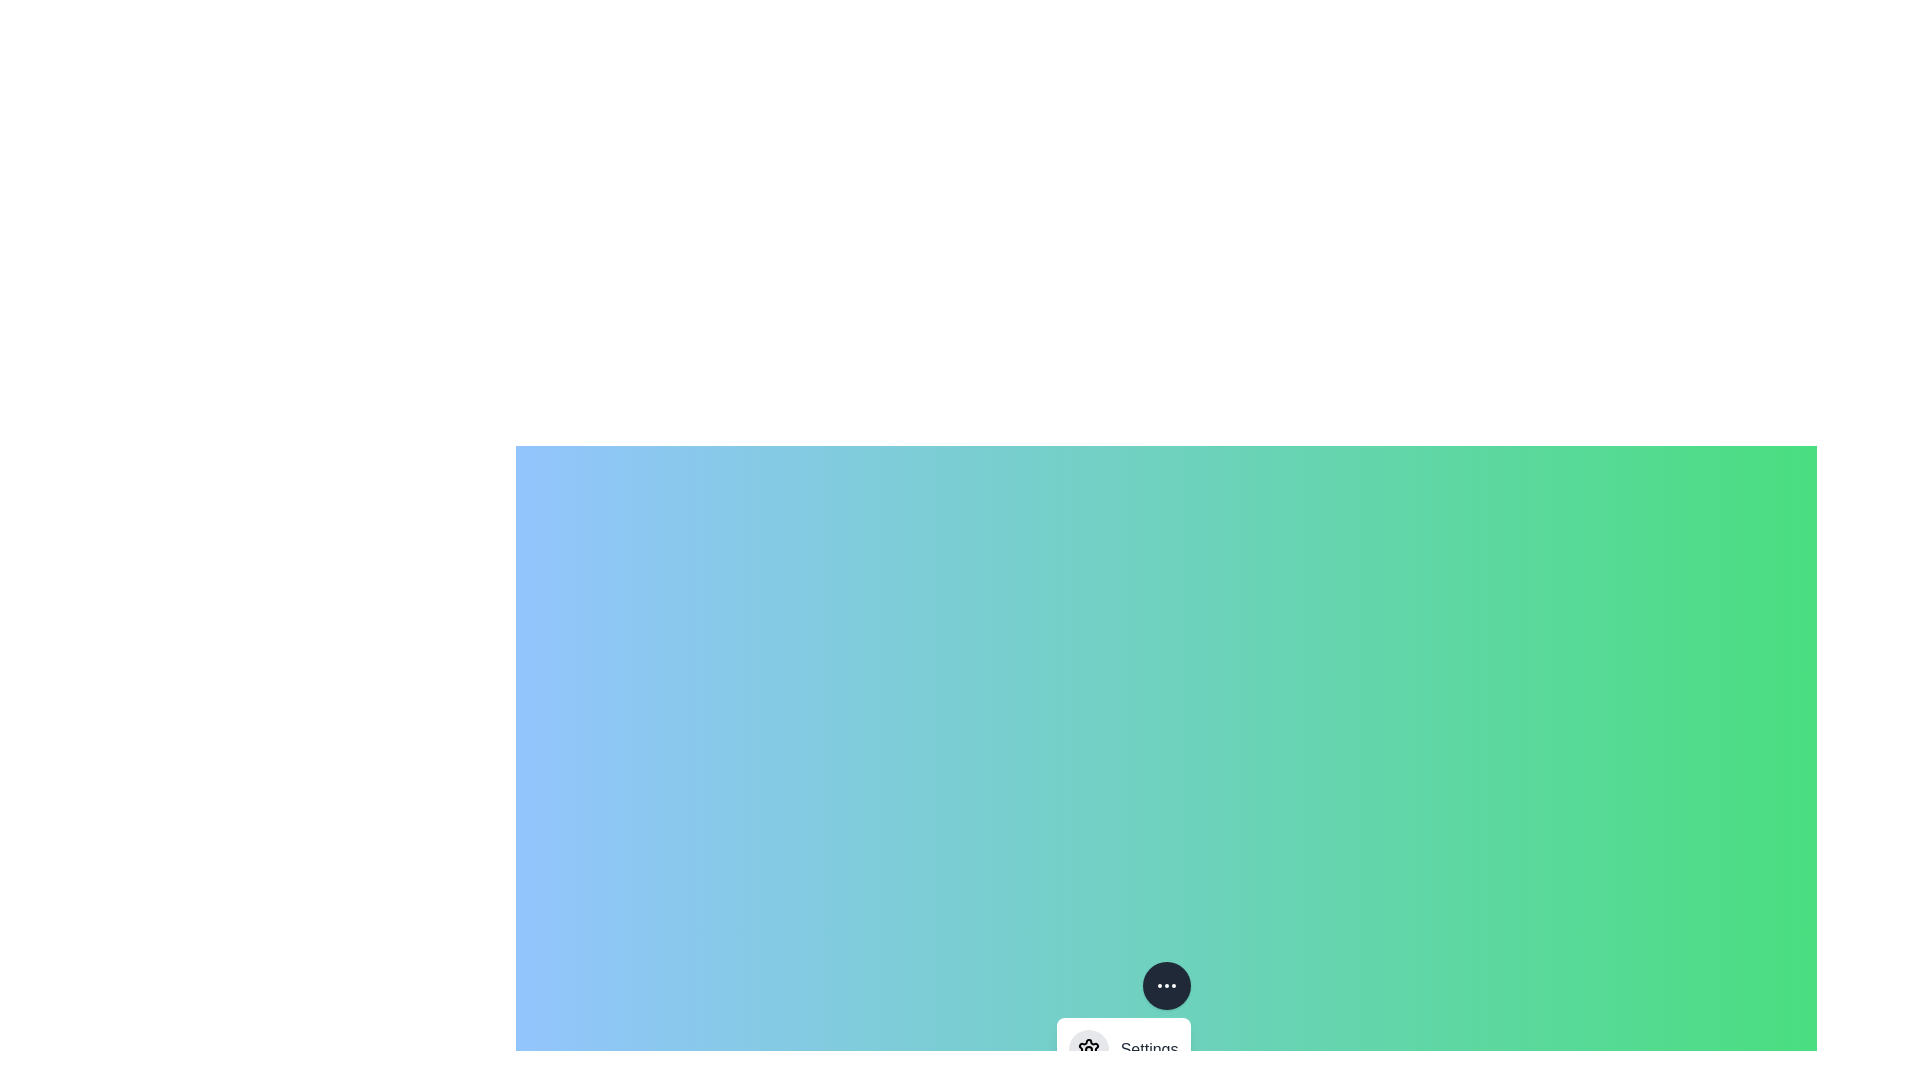 The image size is (1920, 1080). What do you see at coordinates (1123, 1048) in the screenshot?
I see `the 'Settings' menu option` at bounding box center [1123, 1048].